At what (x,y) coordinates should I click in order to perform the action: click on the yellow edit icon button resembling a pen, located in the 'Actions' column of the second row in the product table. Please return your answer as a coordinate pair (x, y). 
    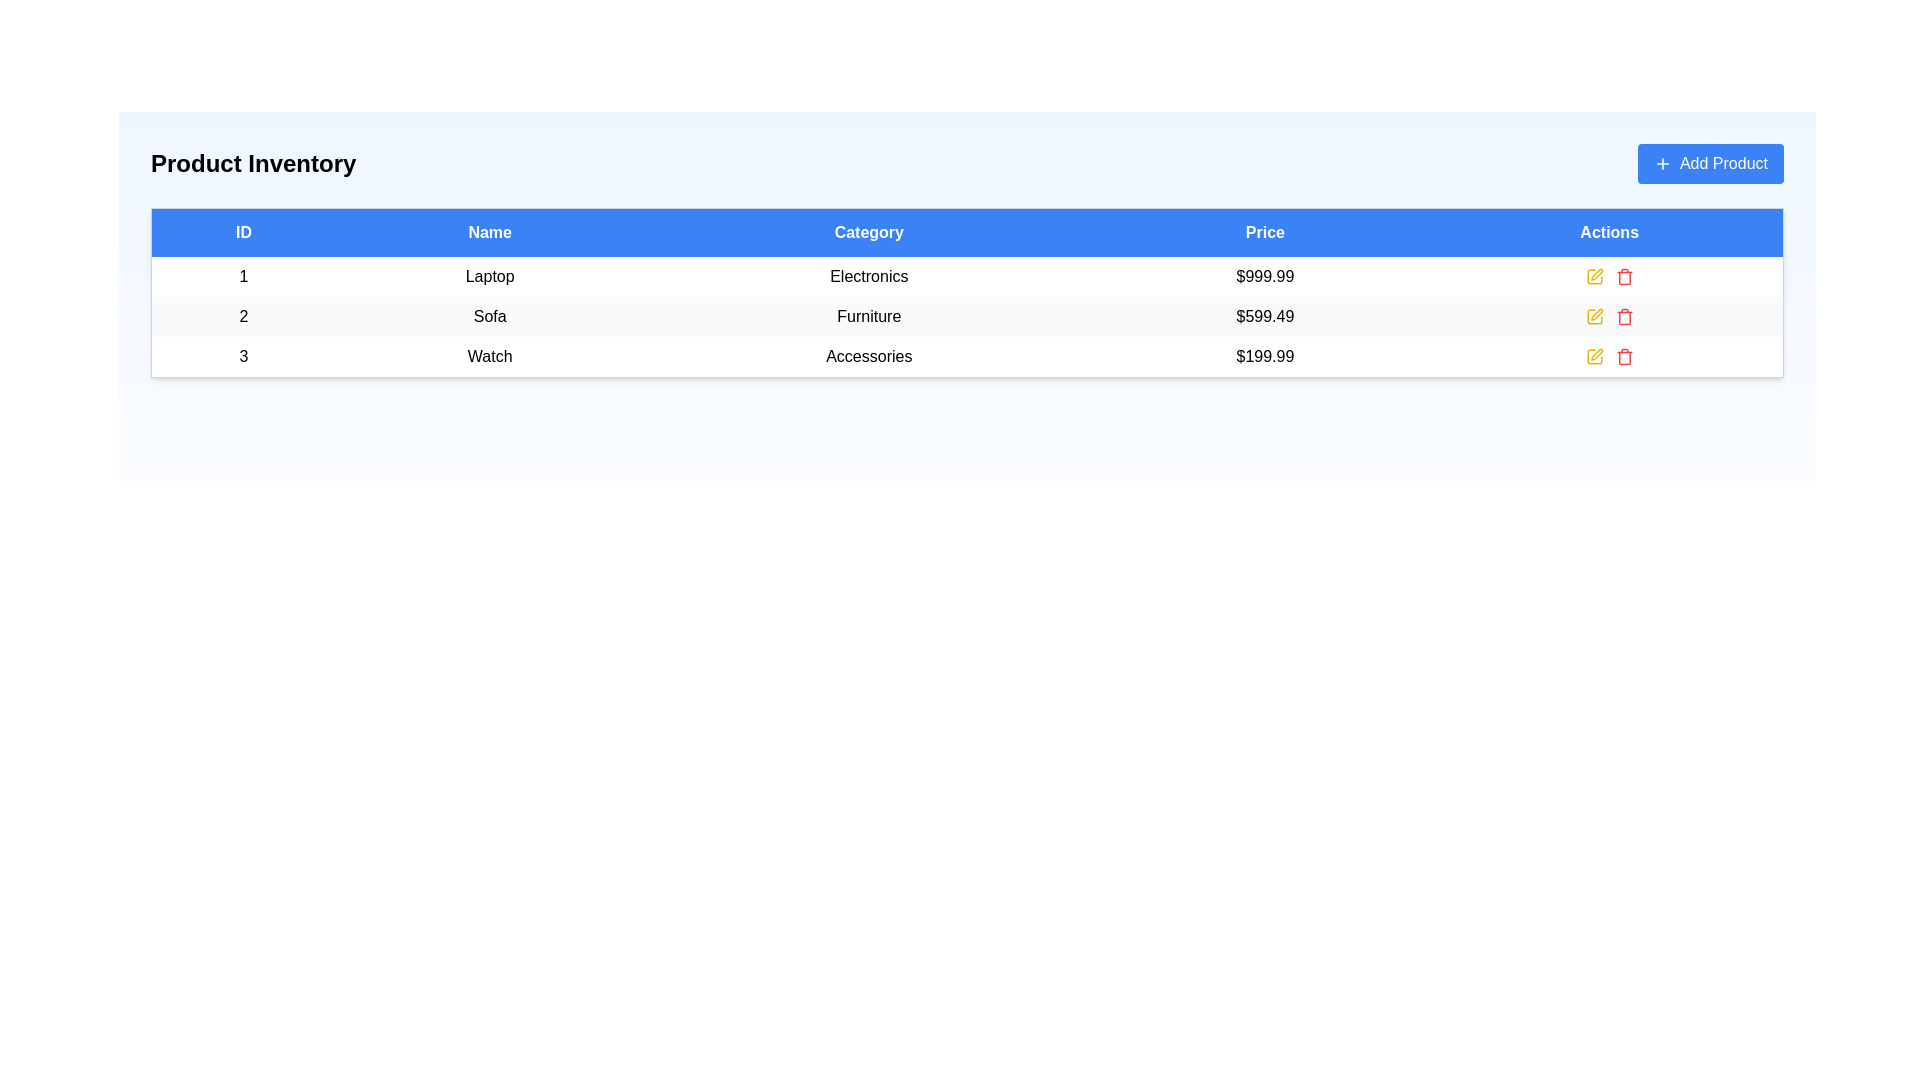
    Looking at the image, I should click on (1593, 315).